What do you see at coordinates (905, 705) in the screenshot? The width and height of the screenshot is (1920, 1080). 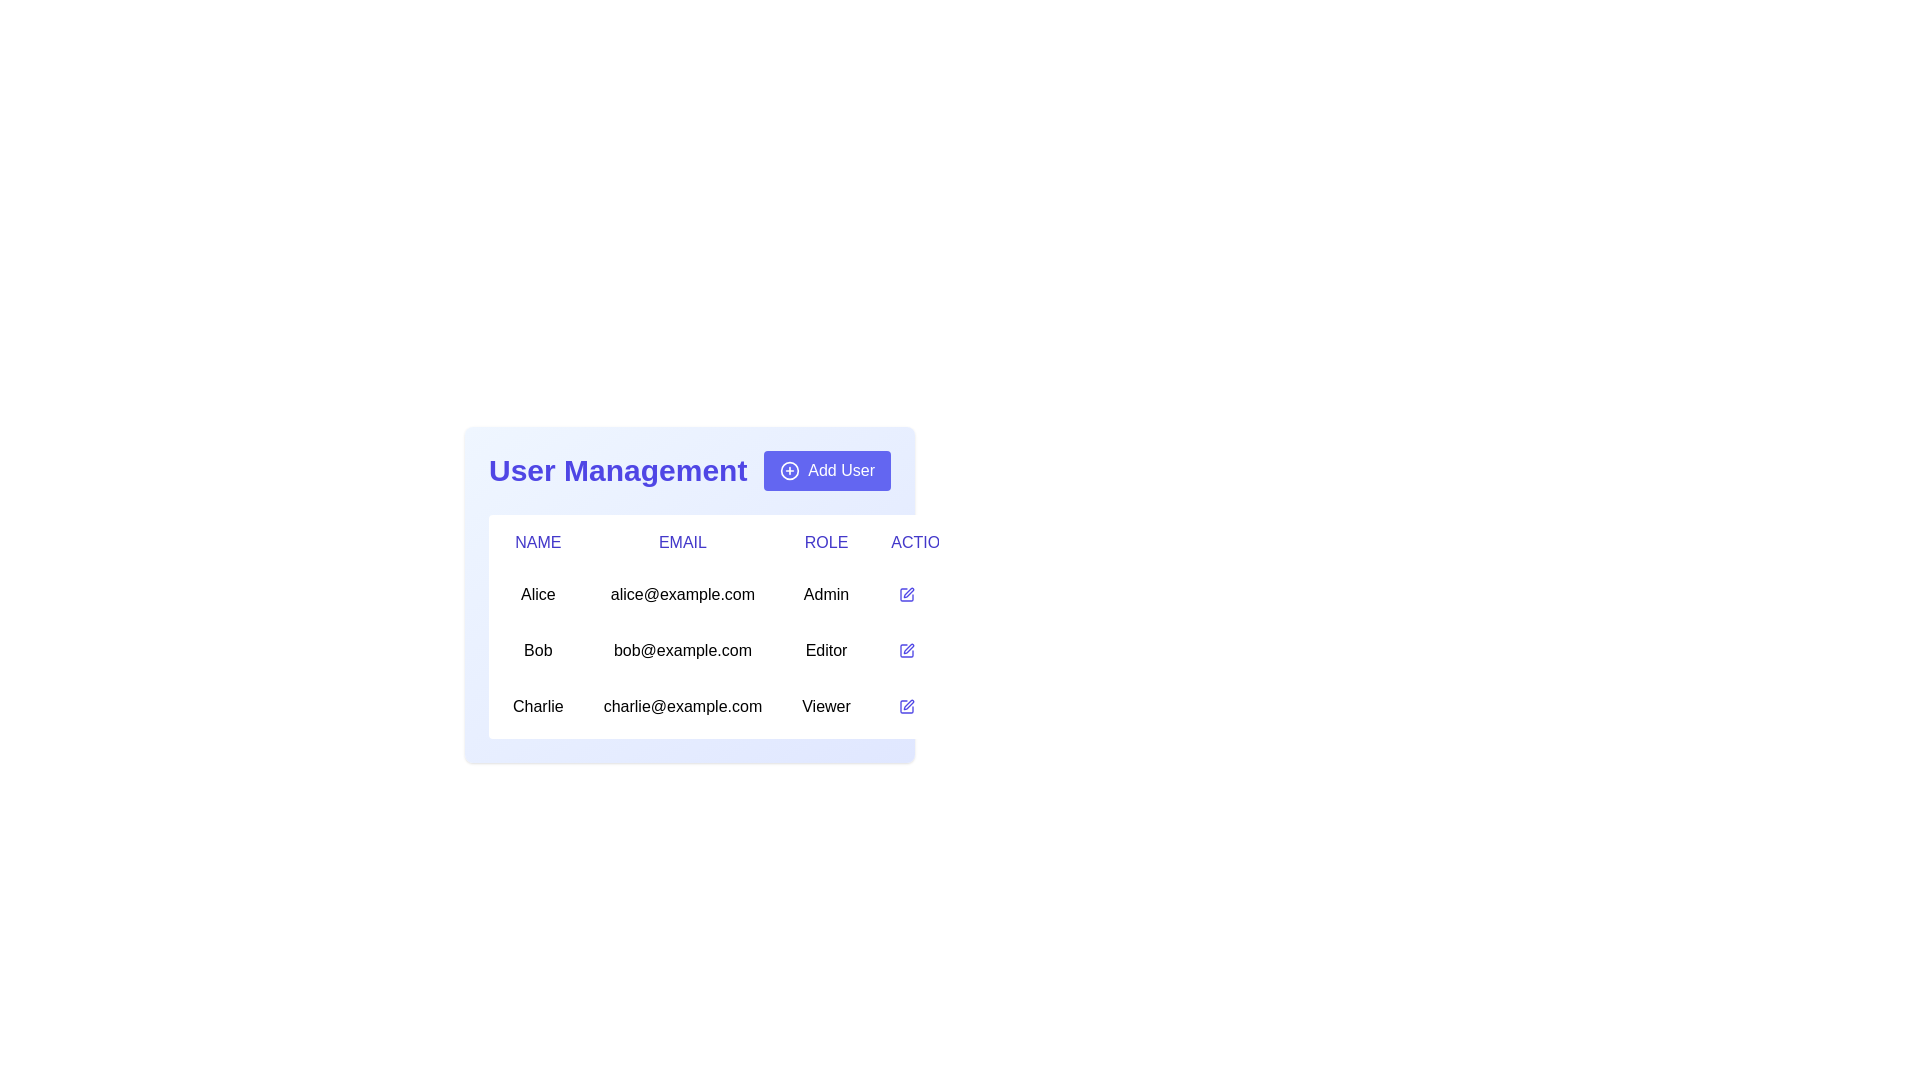 I see `the leftmost button with a pen icon` at bounding box center [905, 705].